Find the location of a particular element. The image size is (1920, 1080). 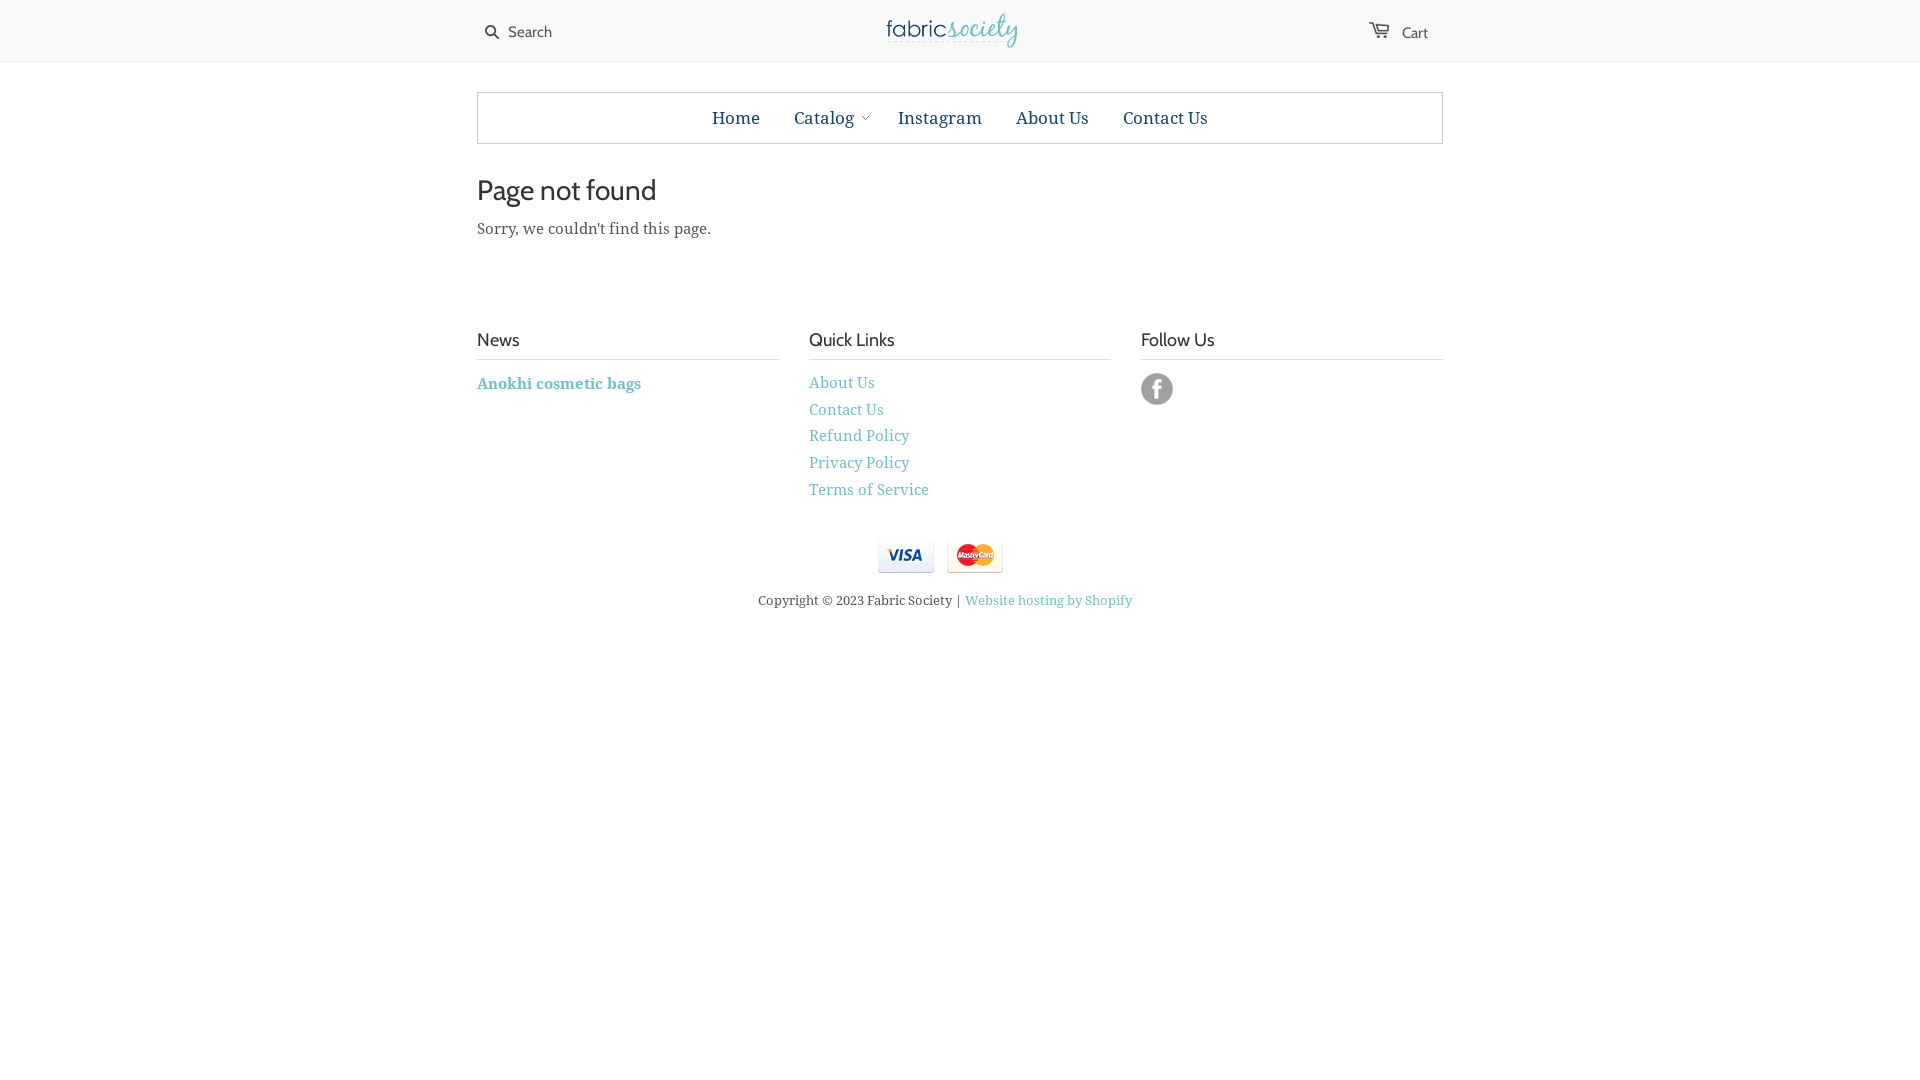

'Catalog' is located at coordinates (824, 118).